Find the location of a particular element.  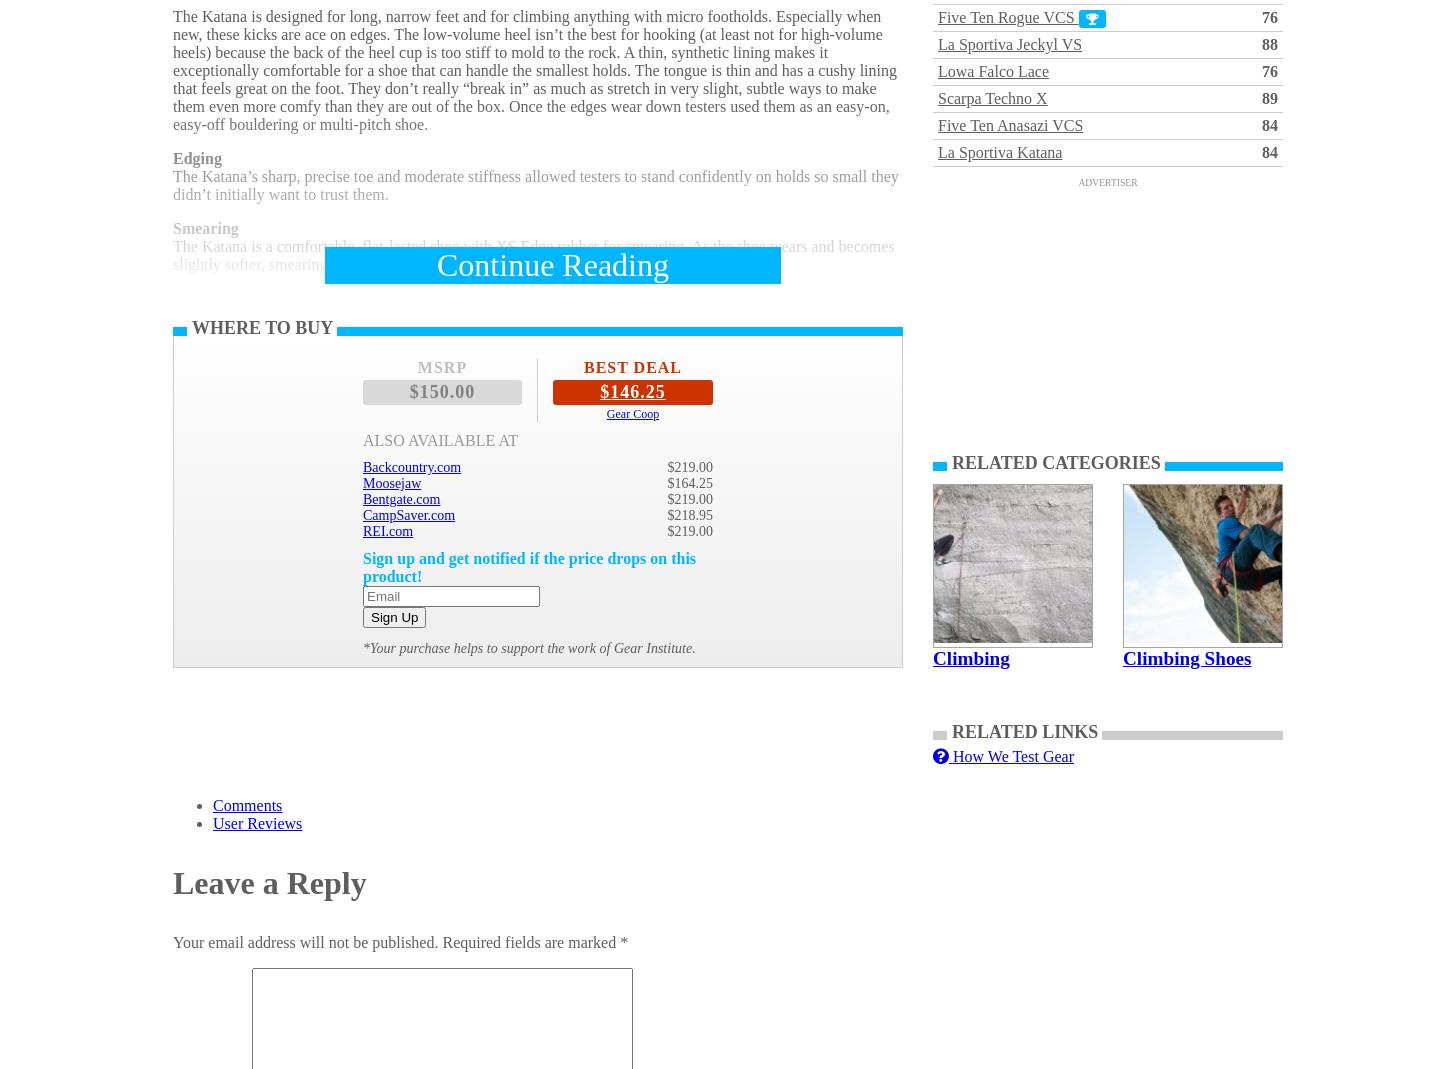

'88' is located at coordinates (1270, 43).